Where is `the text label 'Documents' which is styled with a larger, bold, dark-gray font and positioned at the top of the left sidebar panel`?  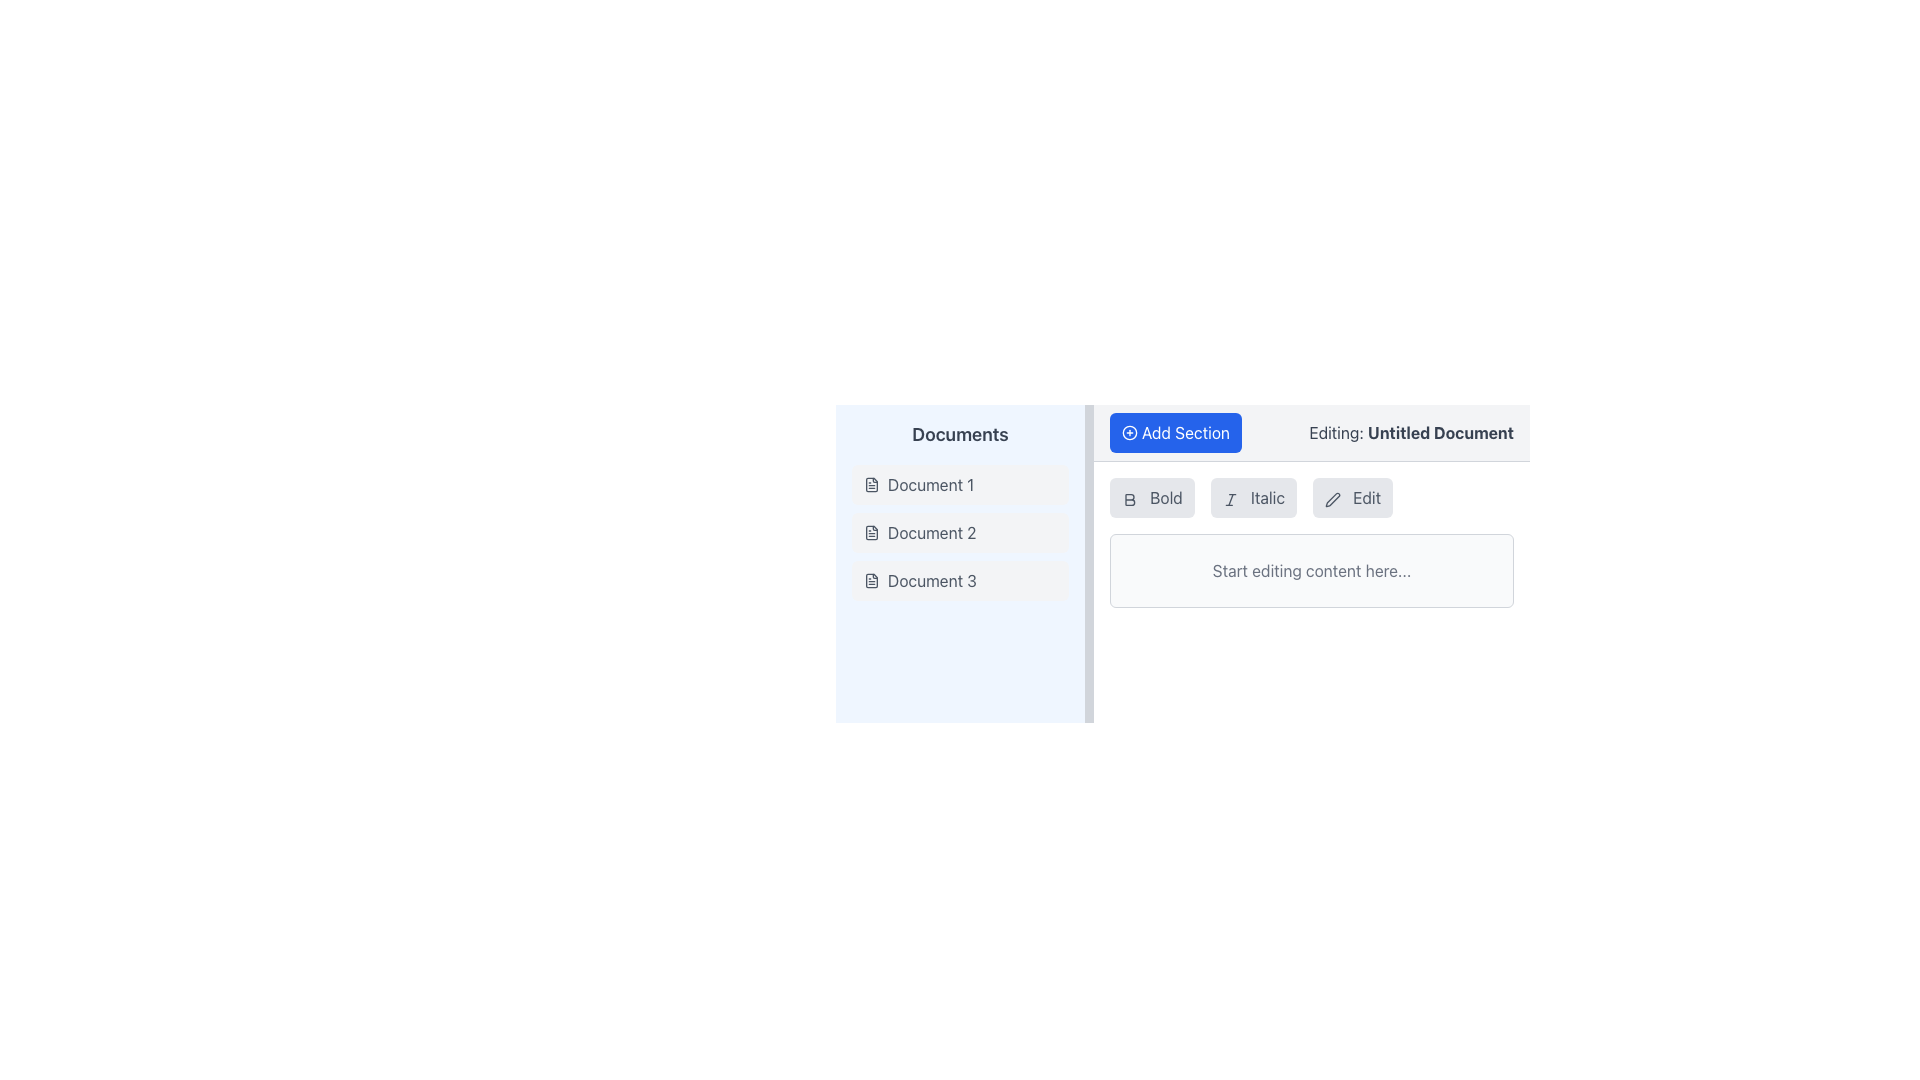 the text label 'Documents' which is styled with a larger, bold, dark-gray font and positioned at the top of the left sidebar panel is located at coordinates (960, 434).